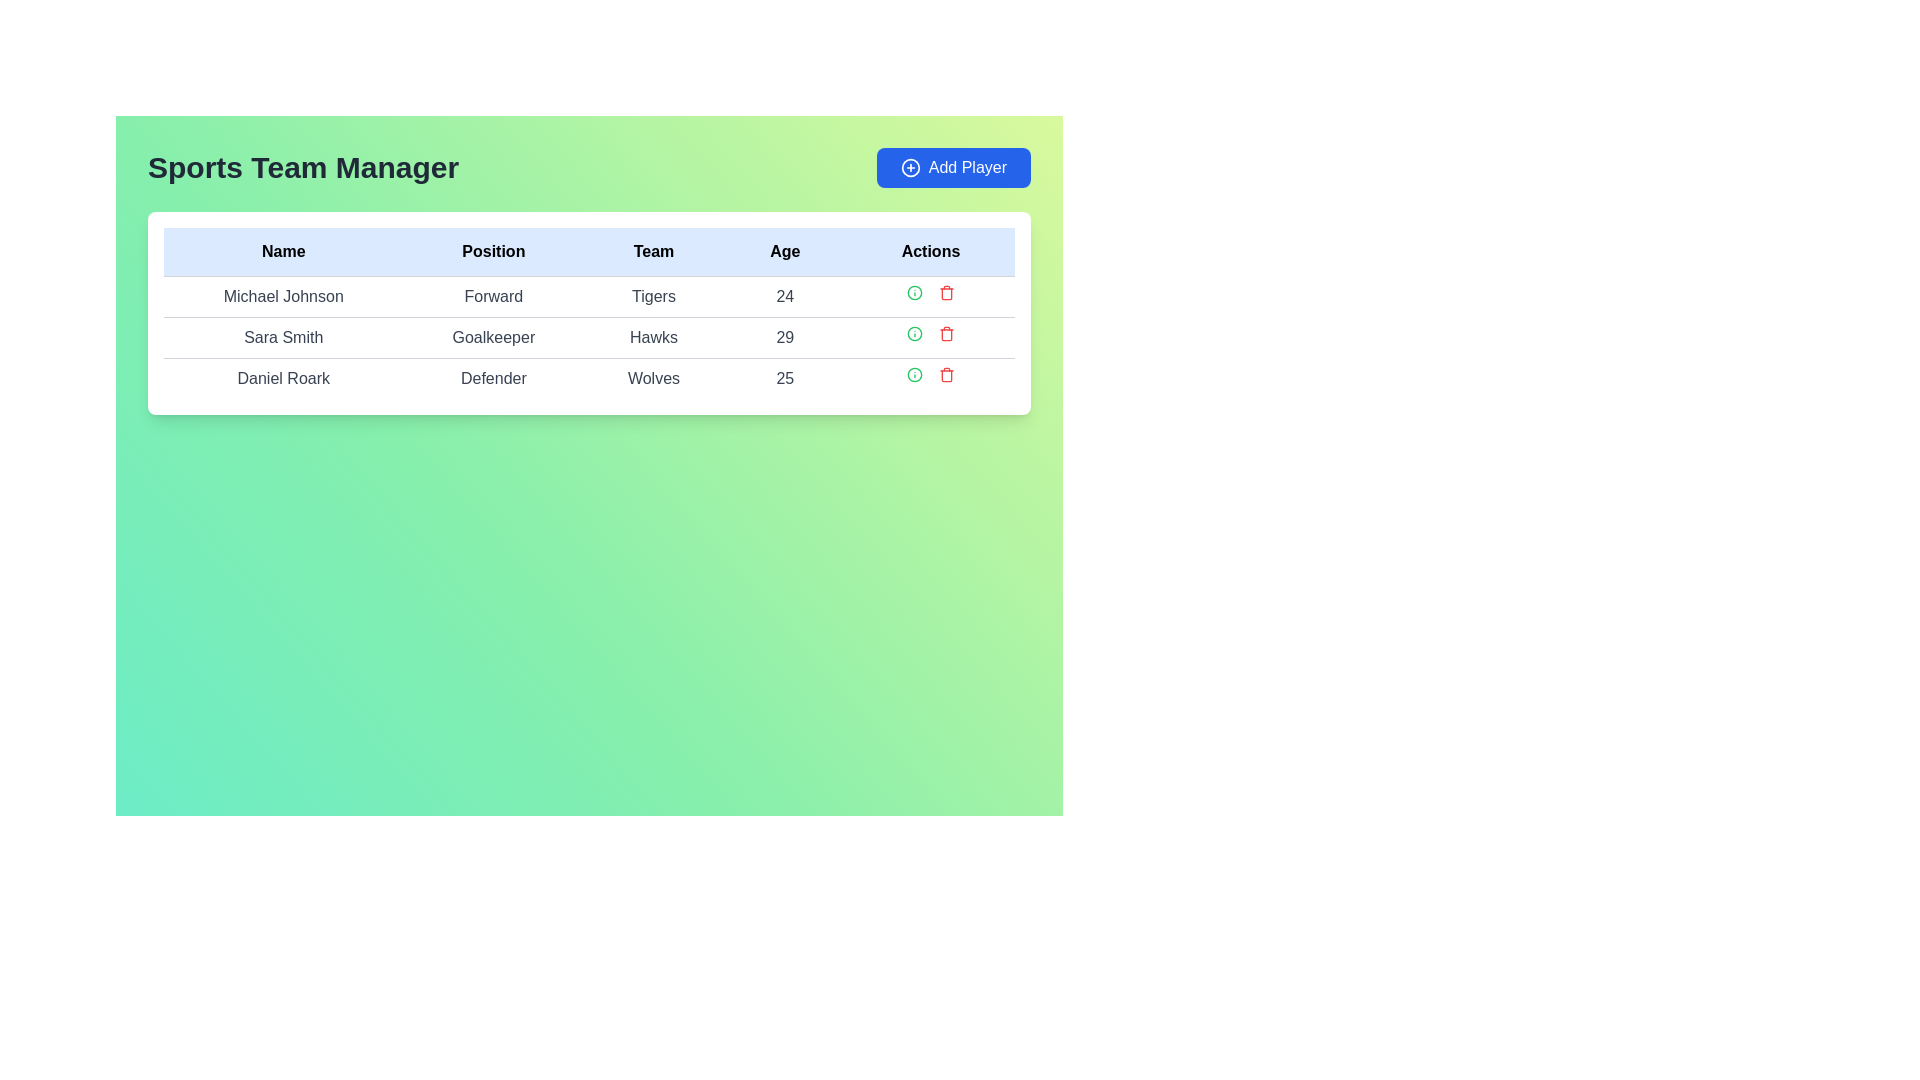  Describe the element at coordinates (930, 293) in the screenshot. I see `the green info icon in the actions column of the table row for 'Michael Johnson'` at that location.